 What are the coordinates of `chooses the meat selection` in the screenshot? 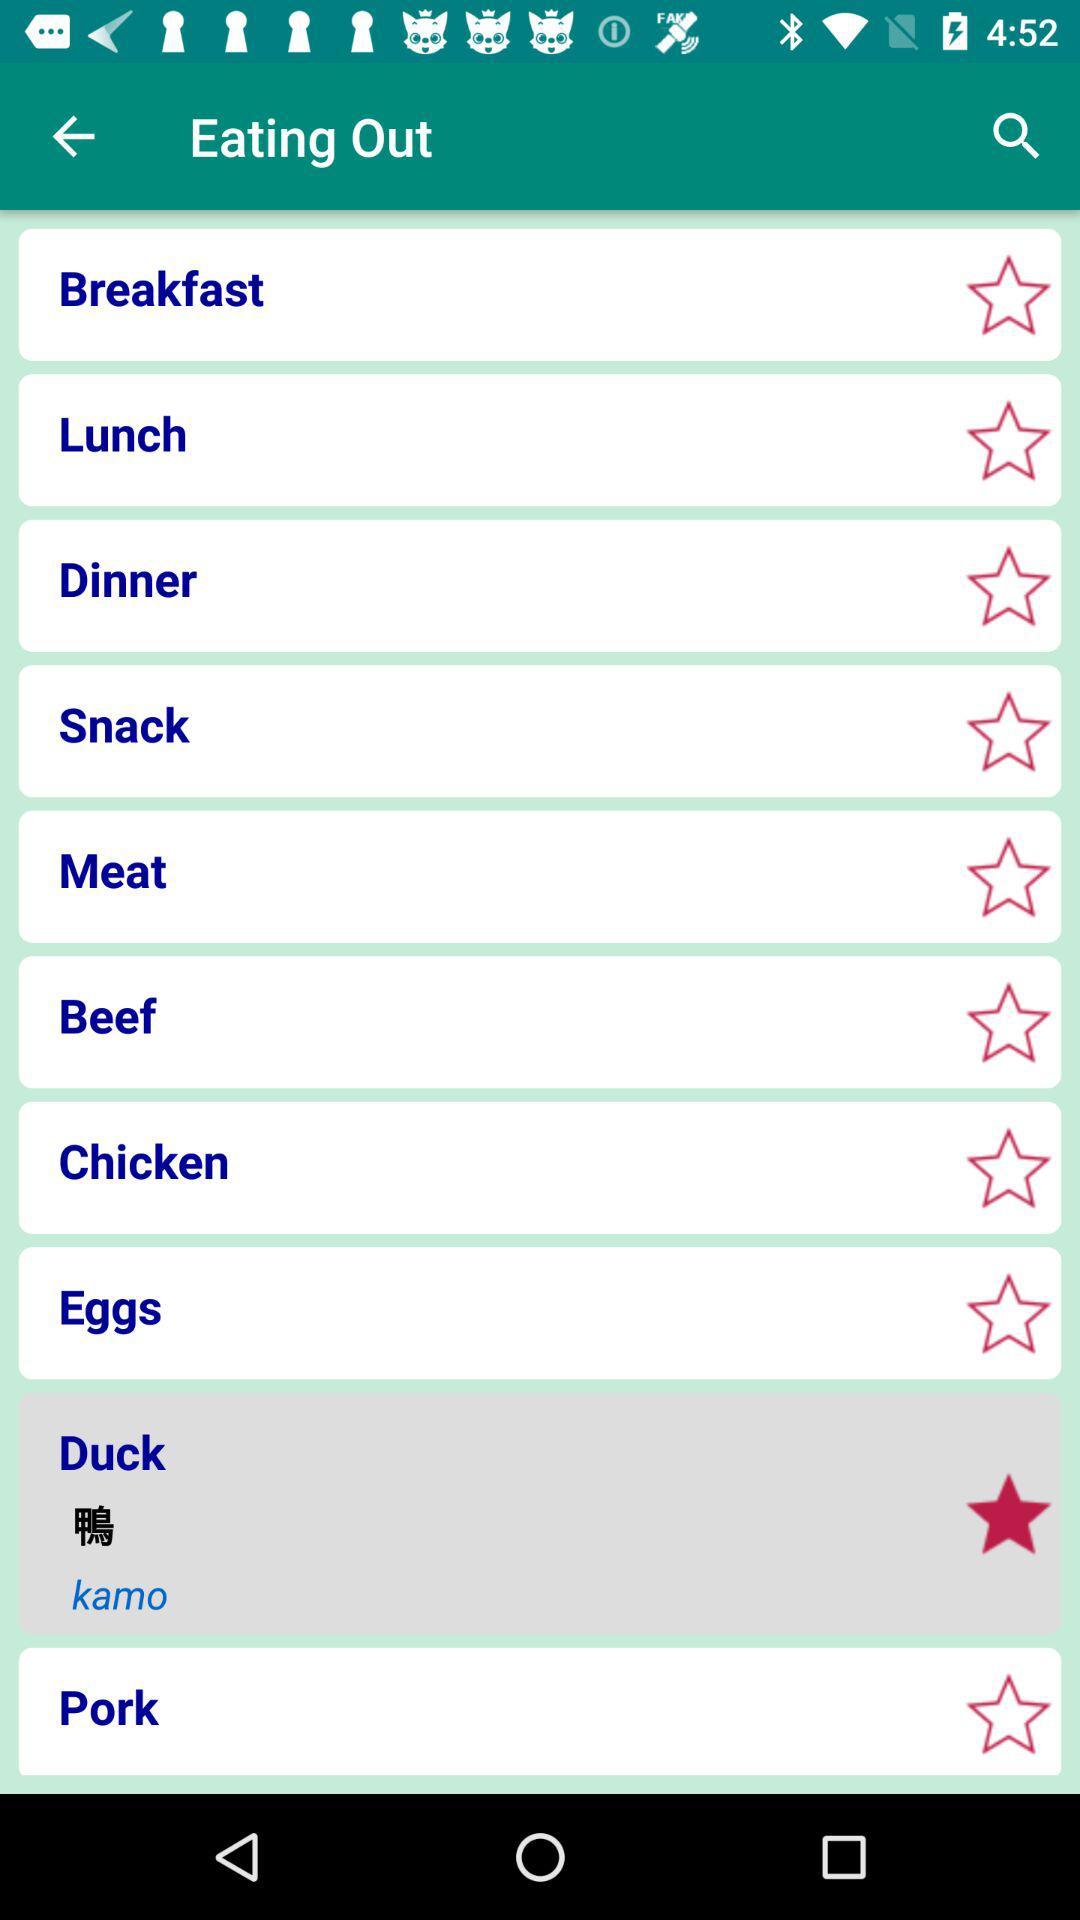 It's located at (1008, 876).